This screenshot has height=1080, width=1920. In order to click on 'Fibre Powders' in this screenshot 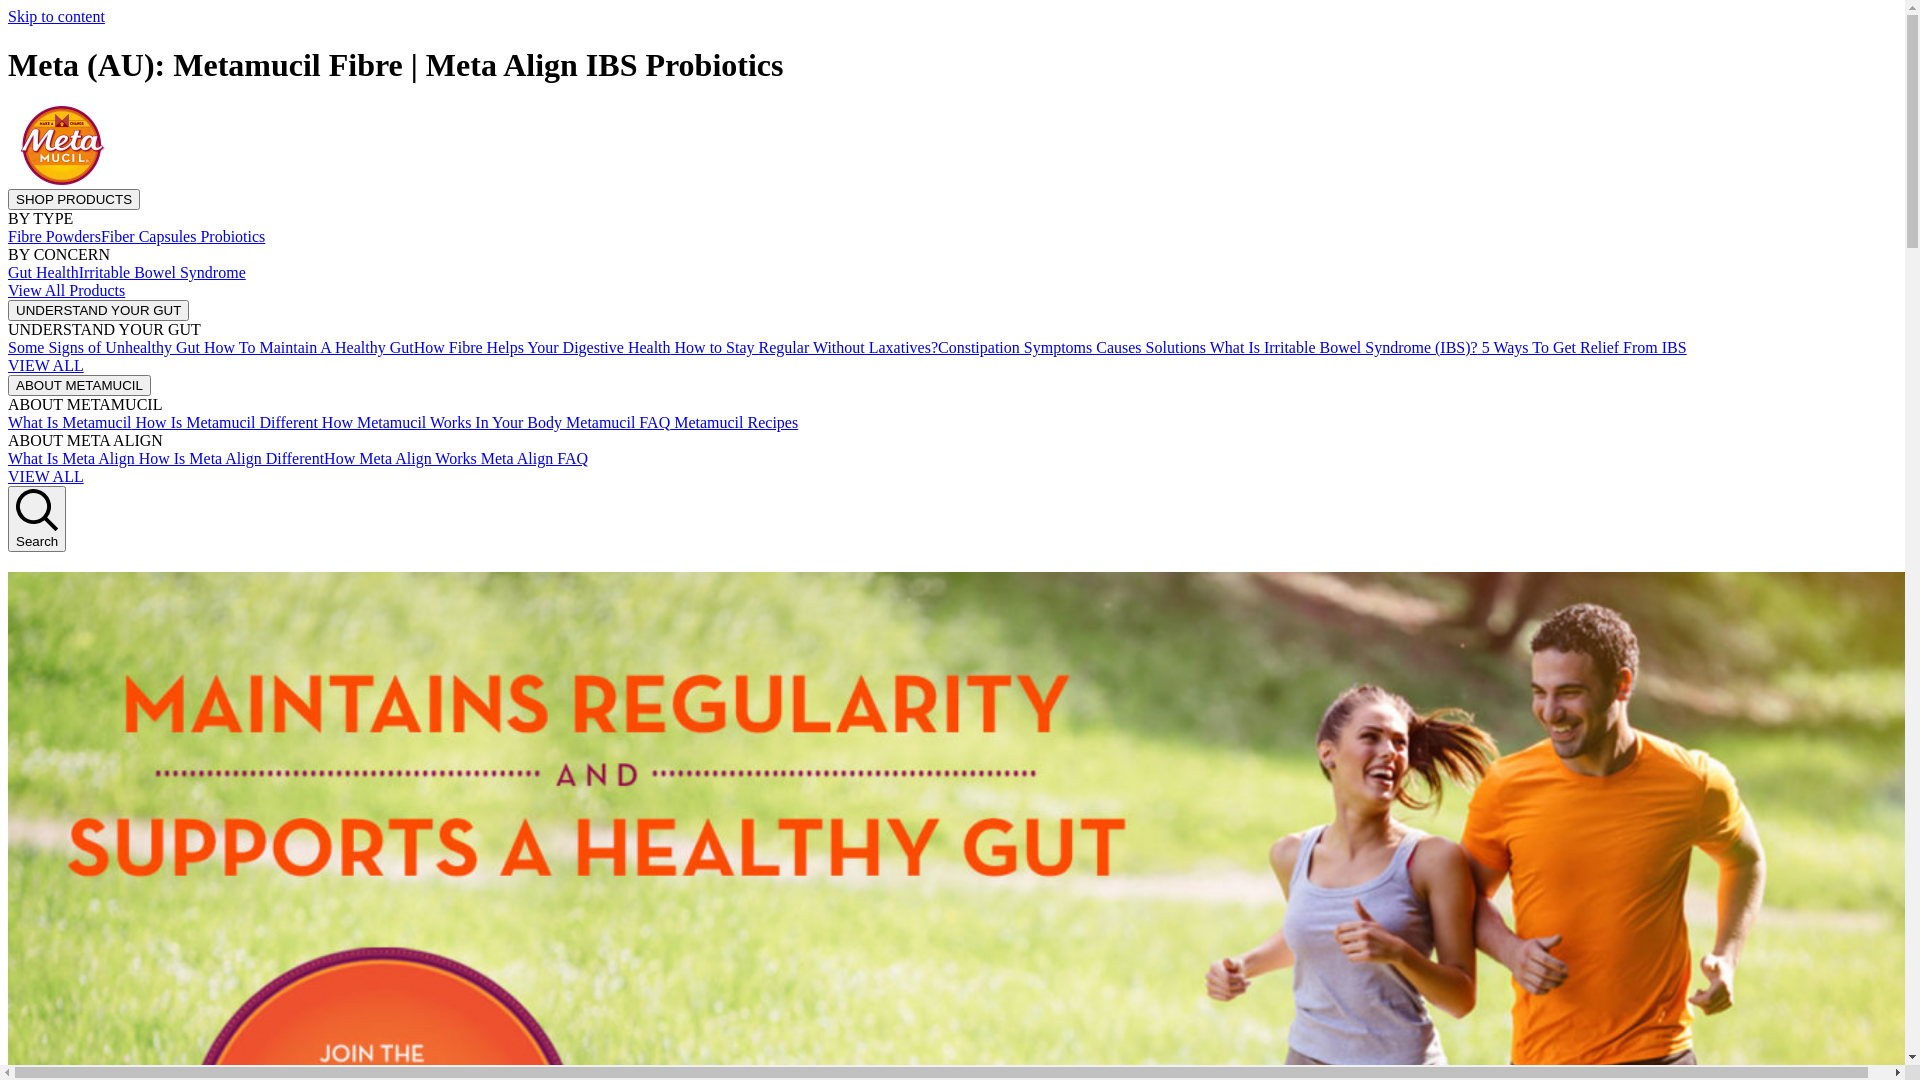, I will do `click(8, 235)`.